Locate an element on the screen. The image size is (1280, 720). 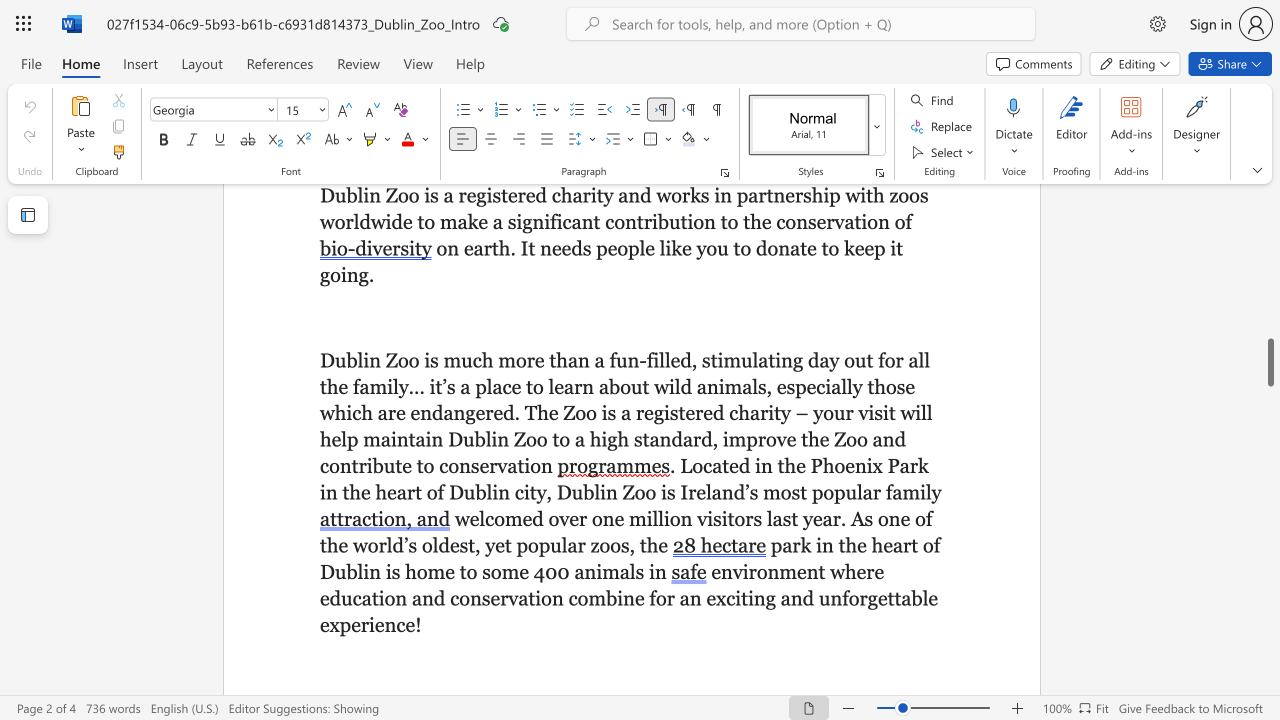
the 1th character "m" in the text is located at coordinates (513, 518).